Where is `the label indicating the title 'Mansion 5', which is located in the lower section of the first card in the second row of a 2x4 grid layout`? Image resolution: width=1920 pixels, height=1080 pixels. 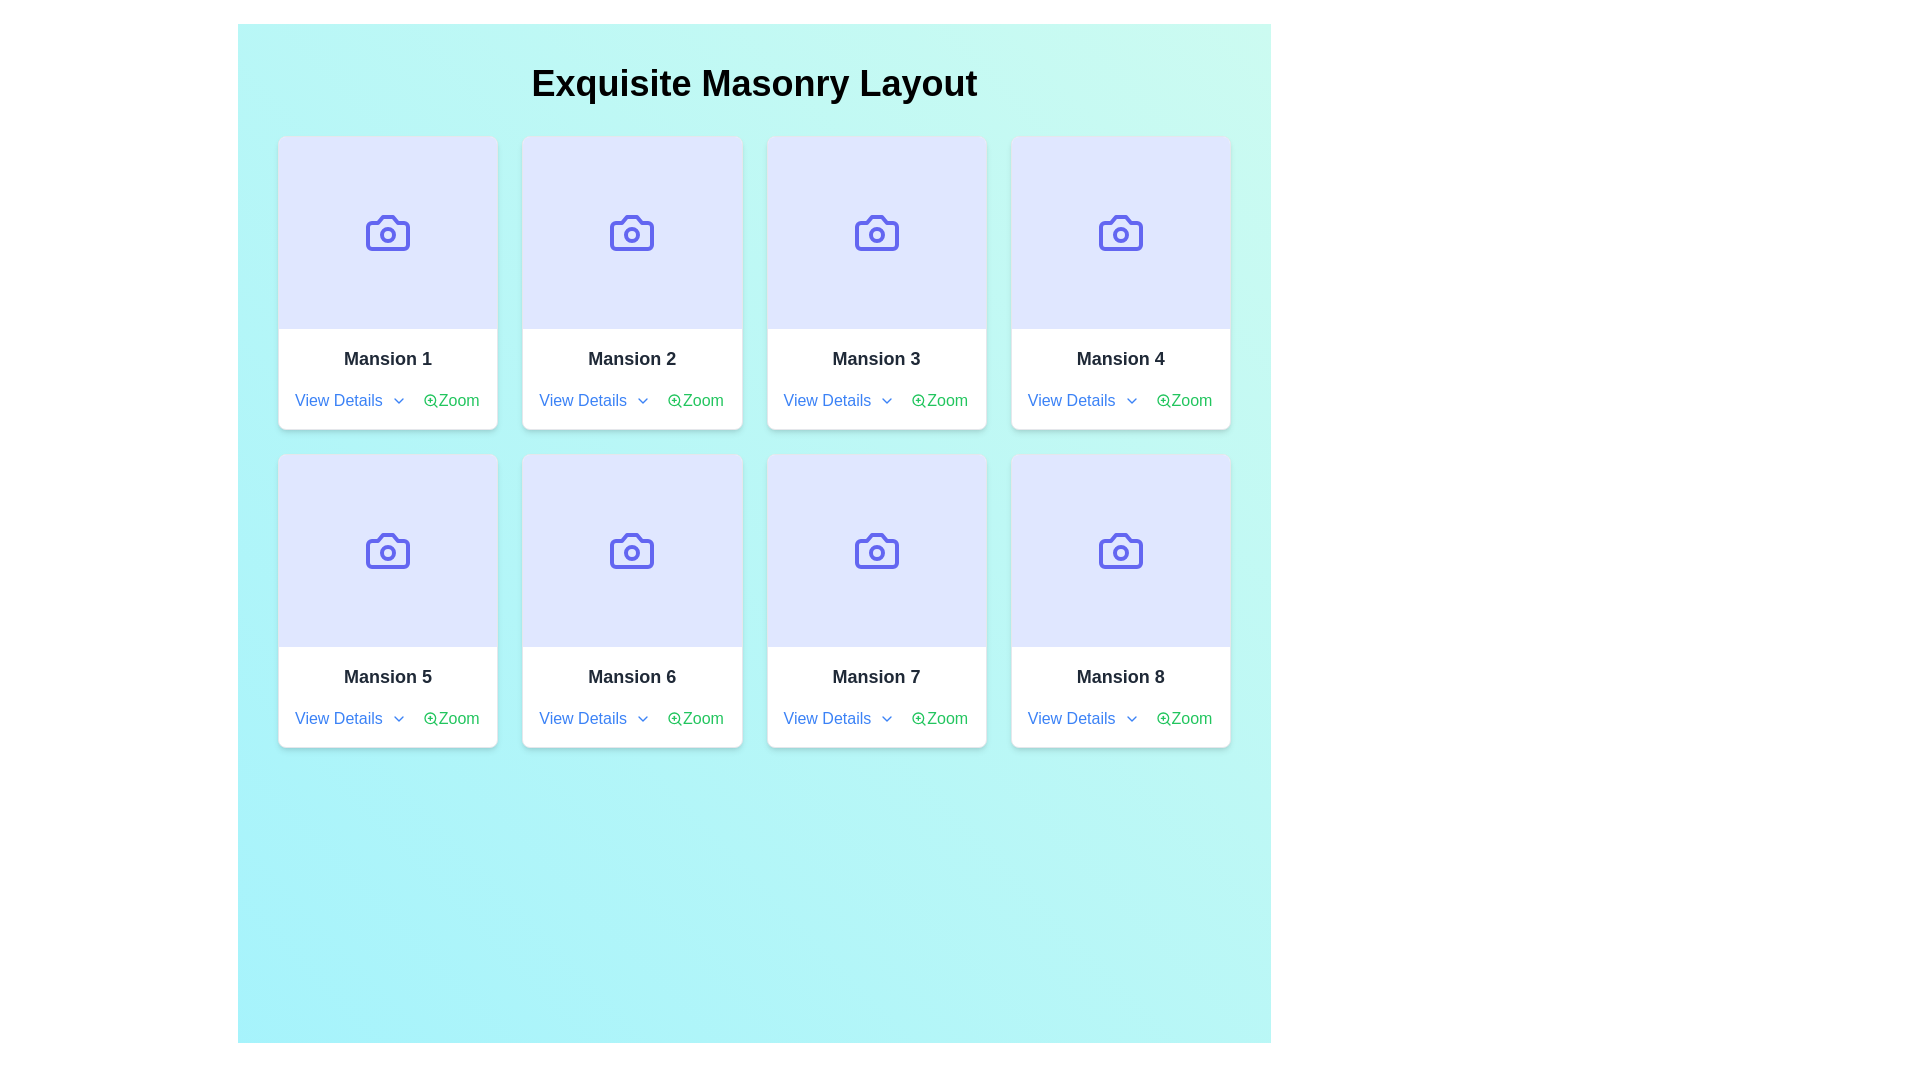 the label indicating the title 'Mansion 5', which is located in the lower section of the first card in the second row of a 2x4 grid layout is located at coordinates (388, 676).